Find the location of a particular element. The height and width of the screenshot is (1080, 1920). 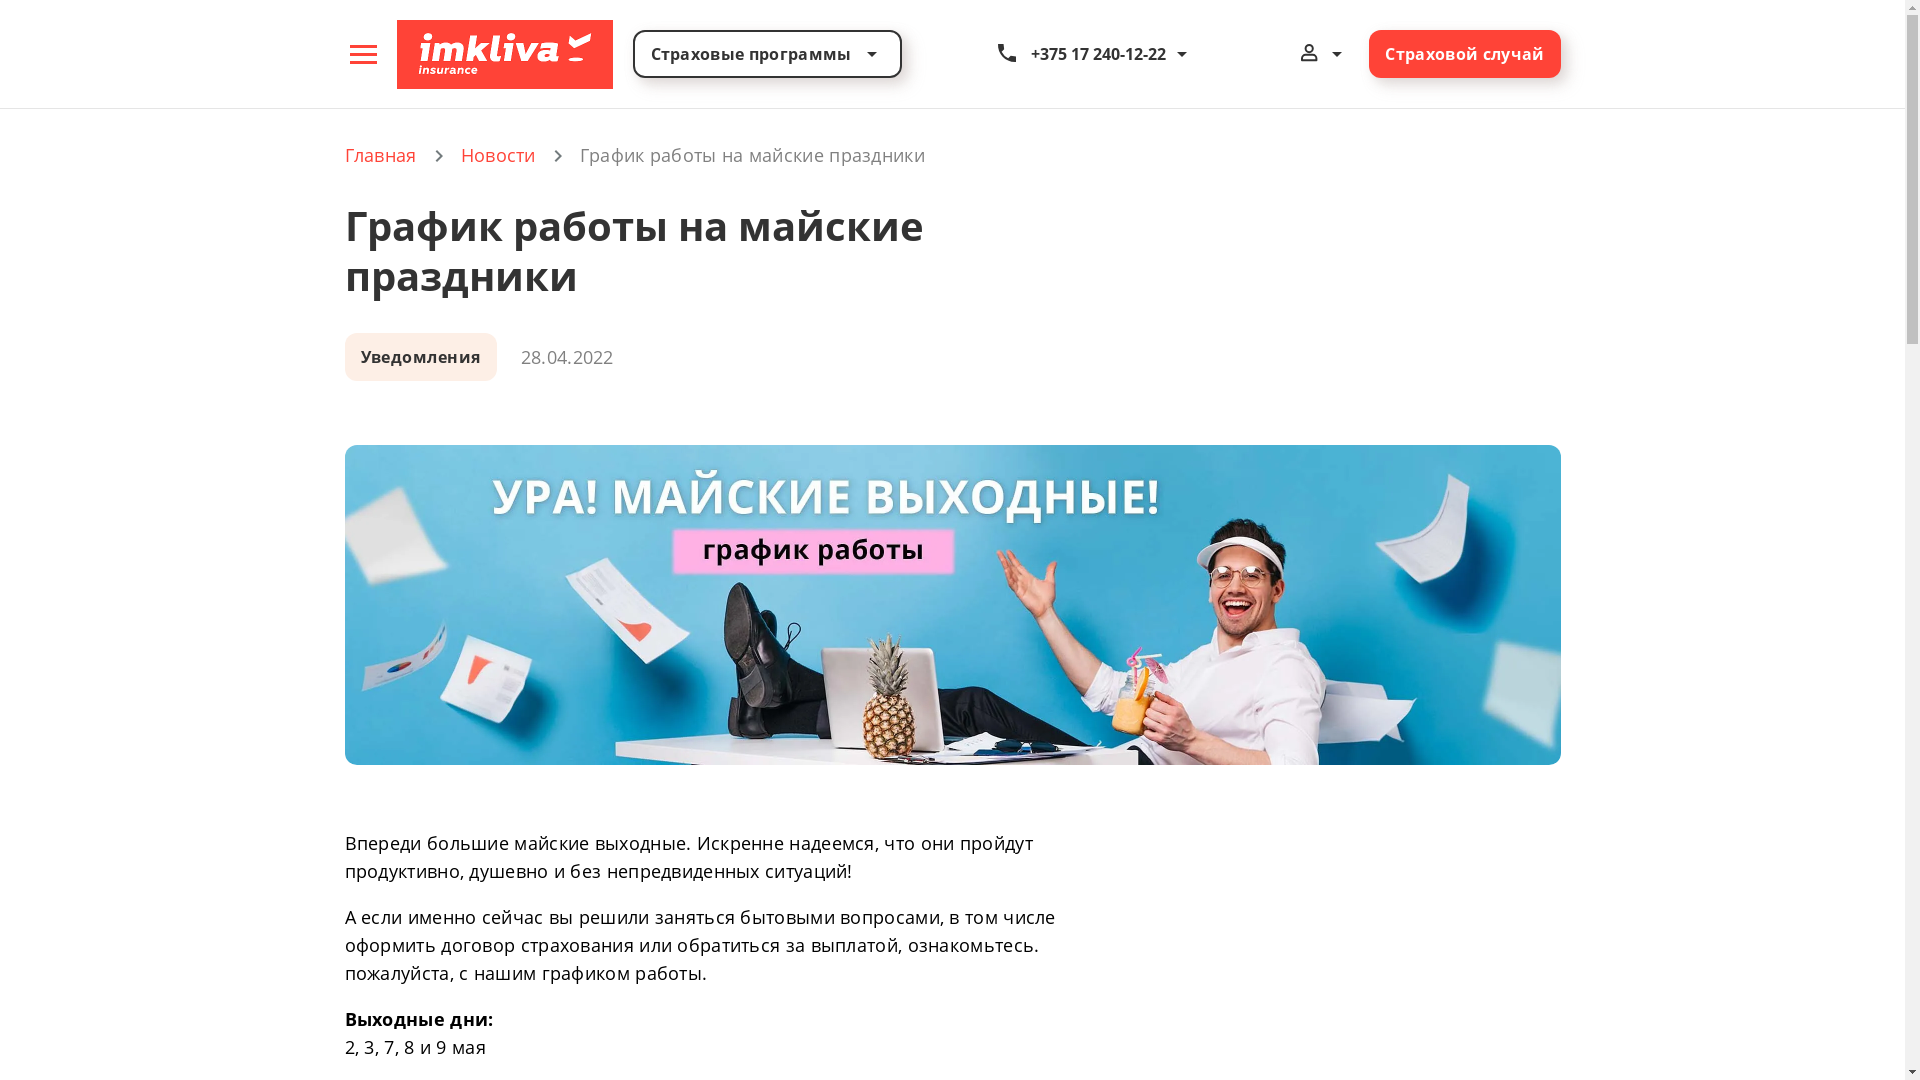

'+375 17 240-12-22' is located at coordinates (1093, 53).